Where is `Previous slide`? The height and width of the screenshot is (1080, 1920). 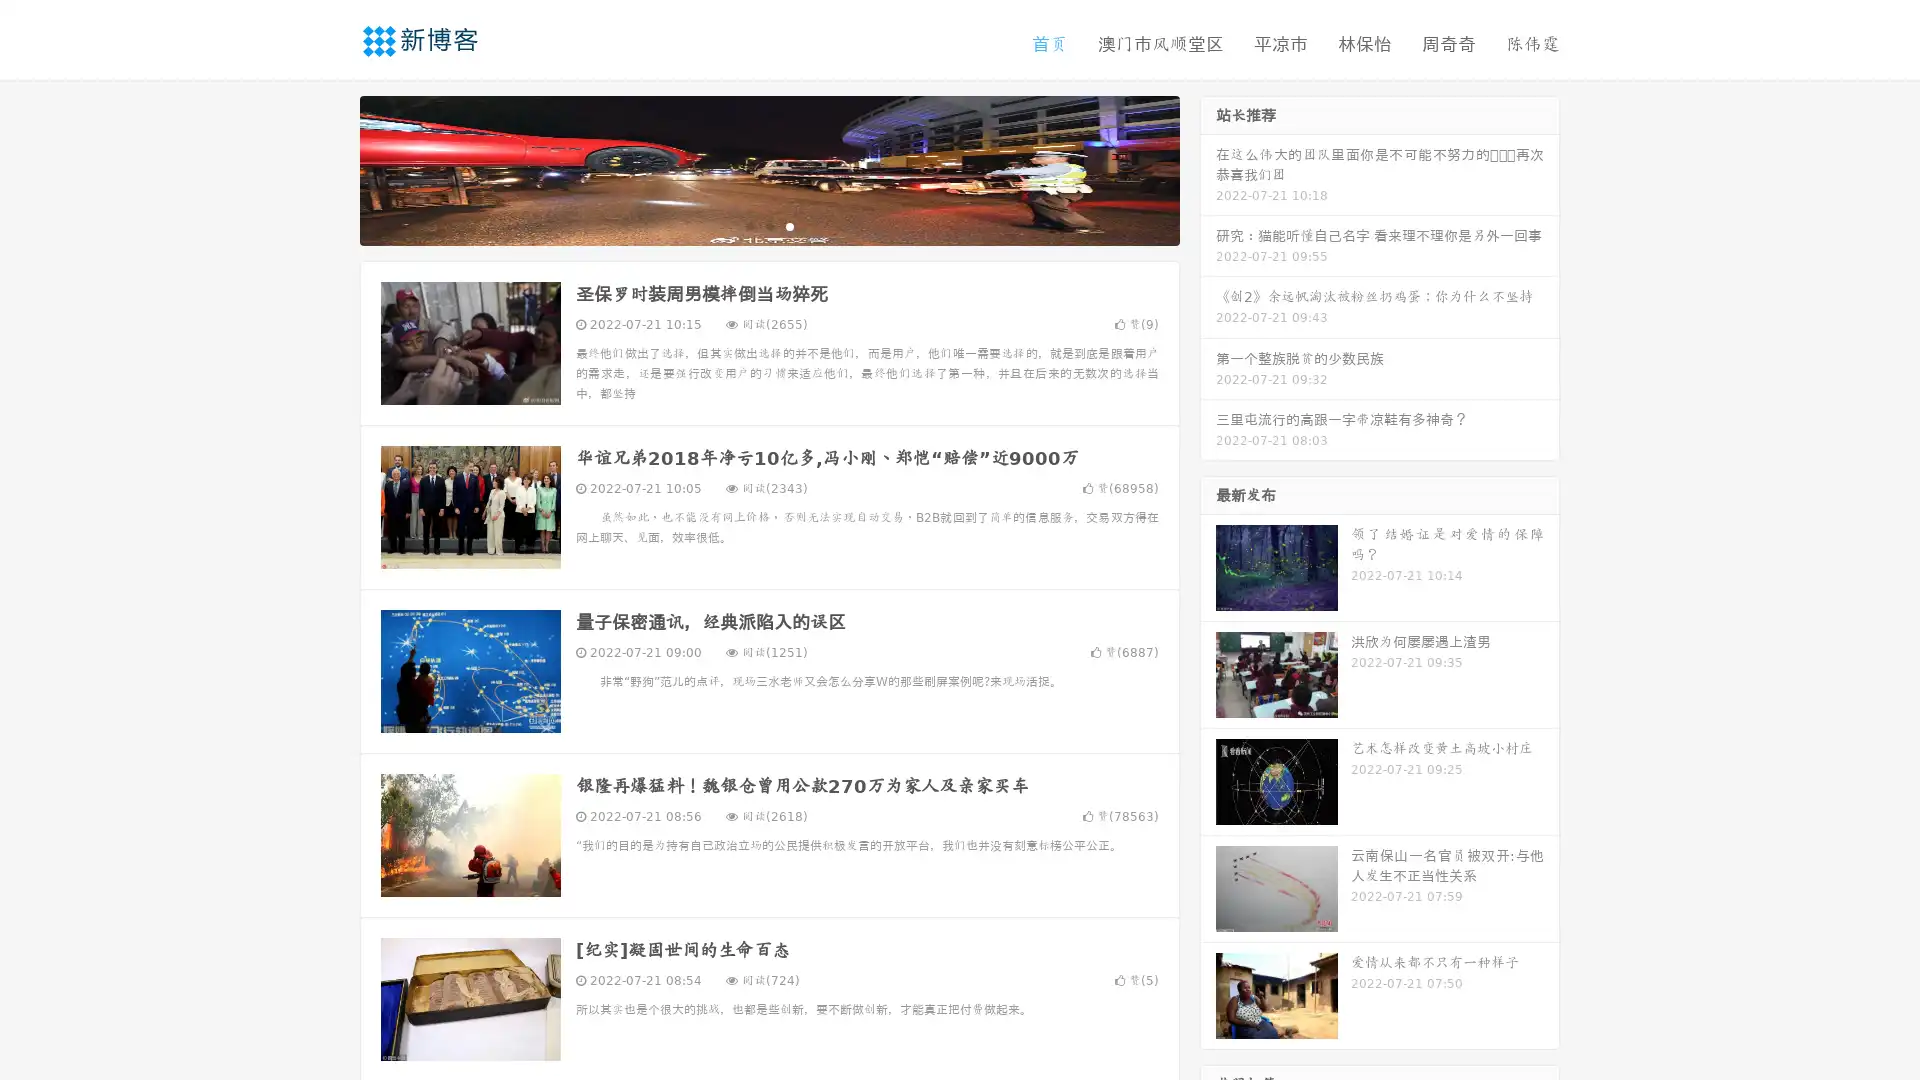 Previous slide is located at coordinates (330, 168).